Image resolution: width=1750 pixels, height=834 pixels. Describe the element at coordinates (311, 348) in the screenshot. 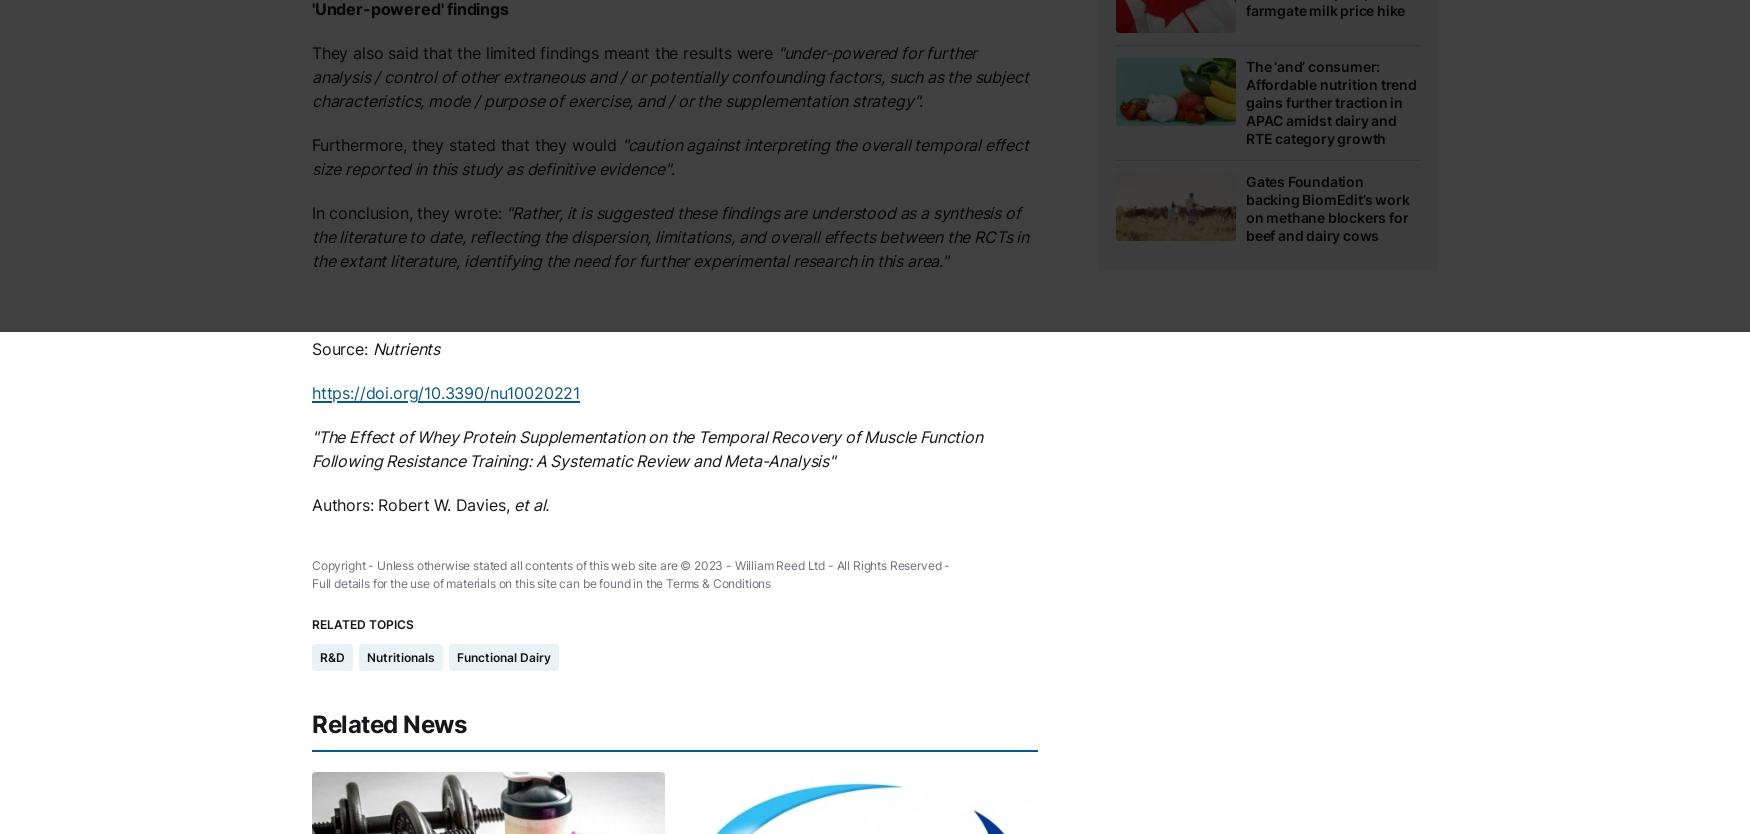

I see `'Source:'` at that location.